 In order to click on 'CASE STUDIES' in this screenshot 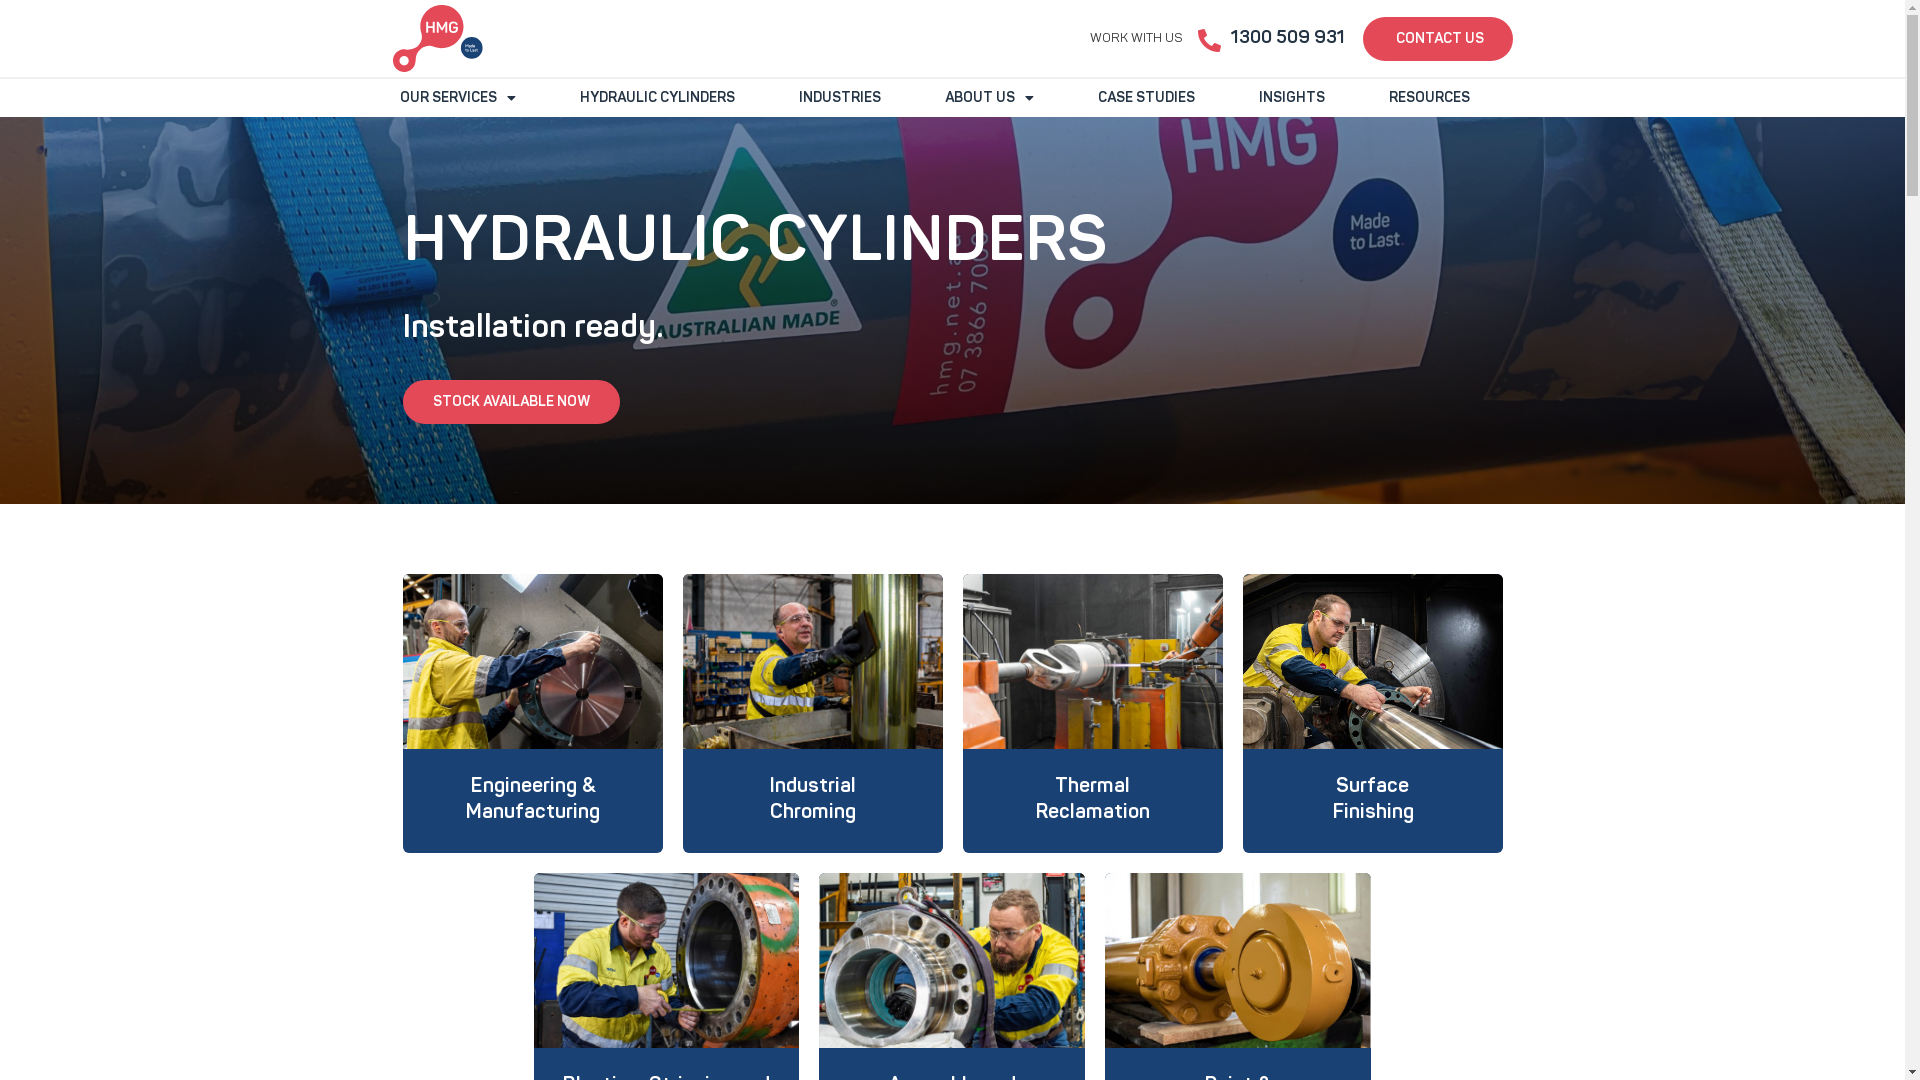, I will do `click(1145, 97)`.